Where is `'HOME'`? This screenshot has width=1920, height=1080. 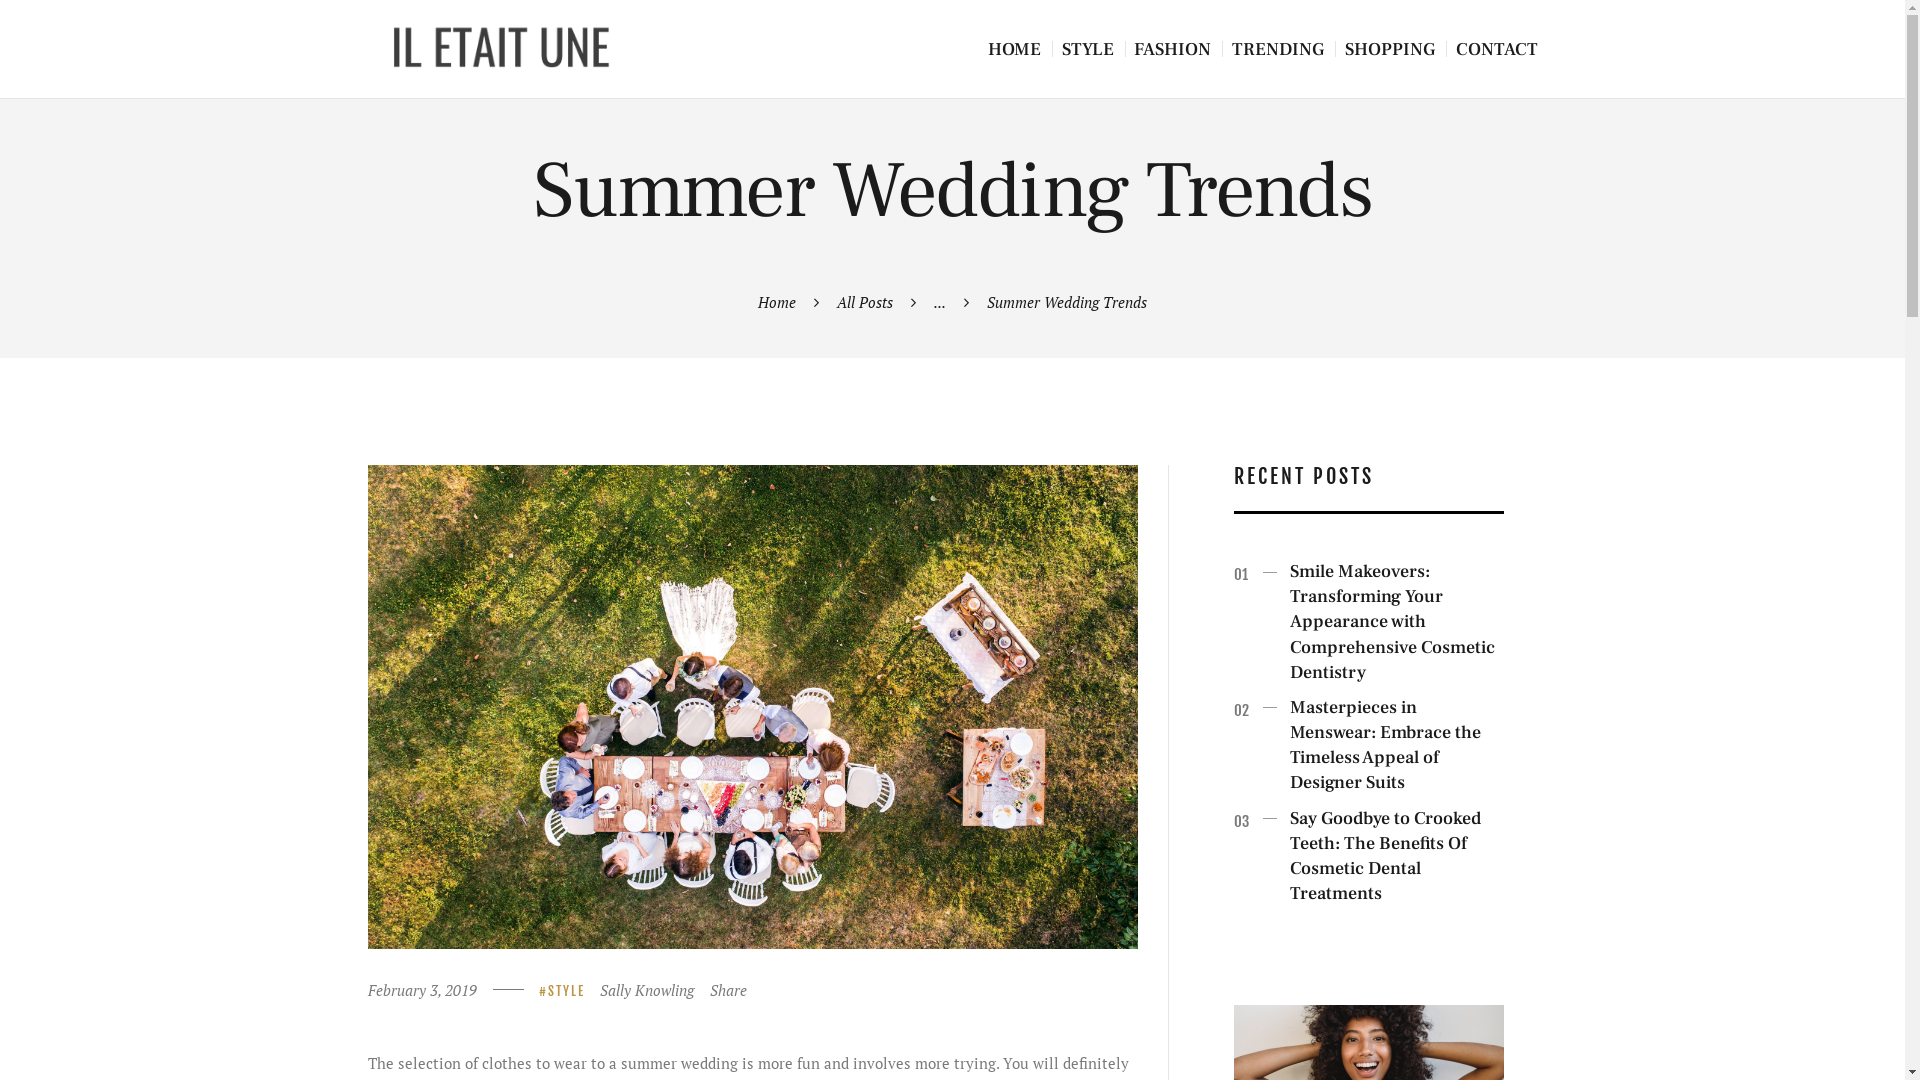
'HOME' is located at coordinates (1014, 48).